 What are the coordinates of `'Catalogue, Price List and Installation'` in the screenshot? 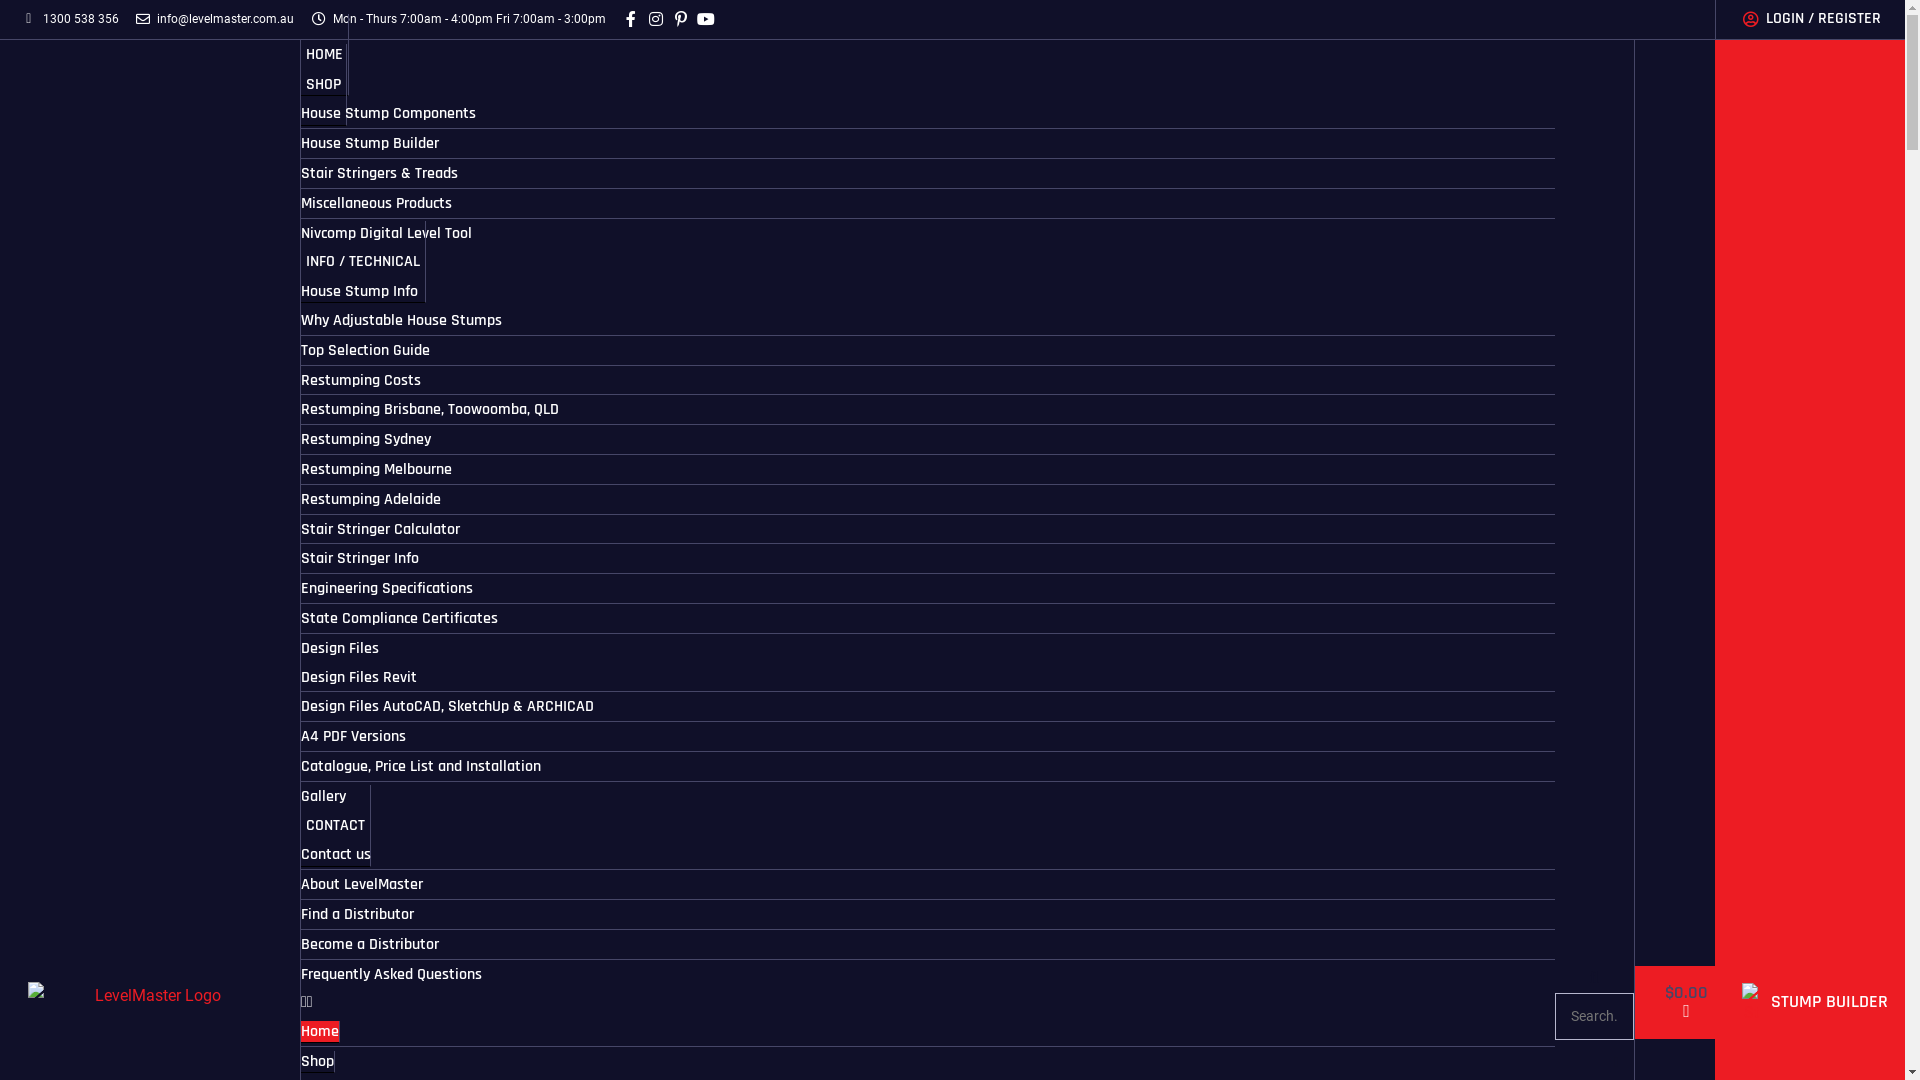 It's located at (420, 765).